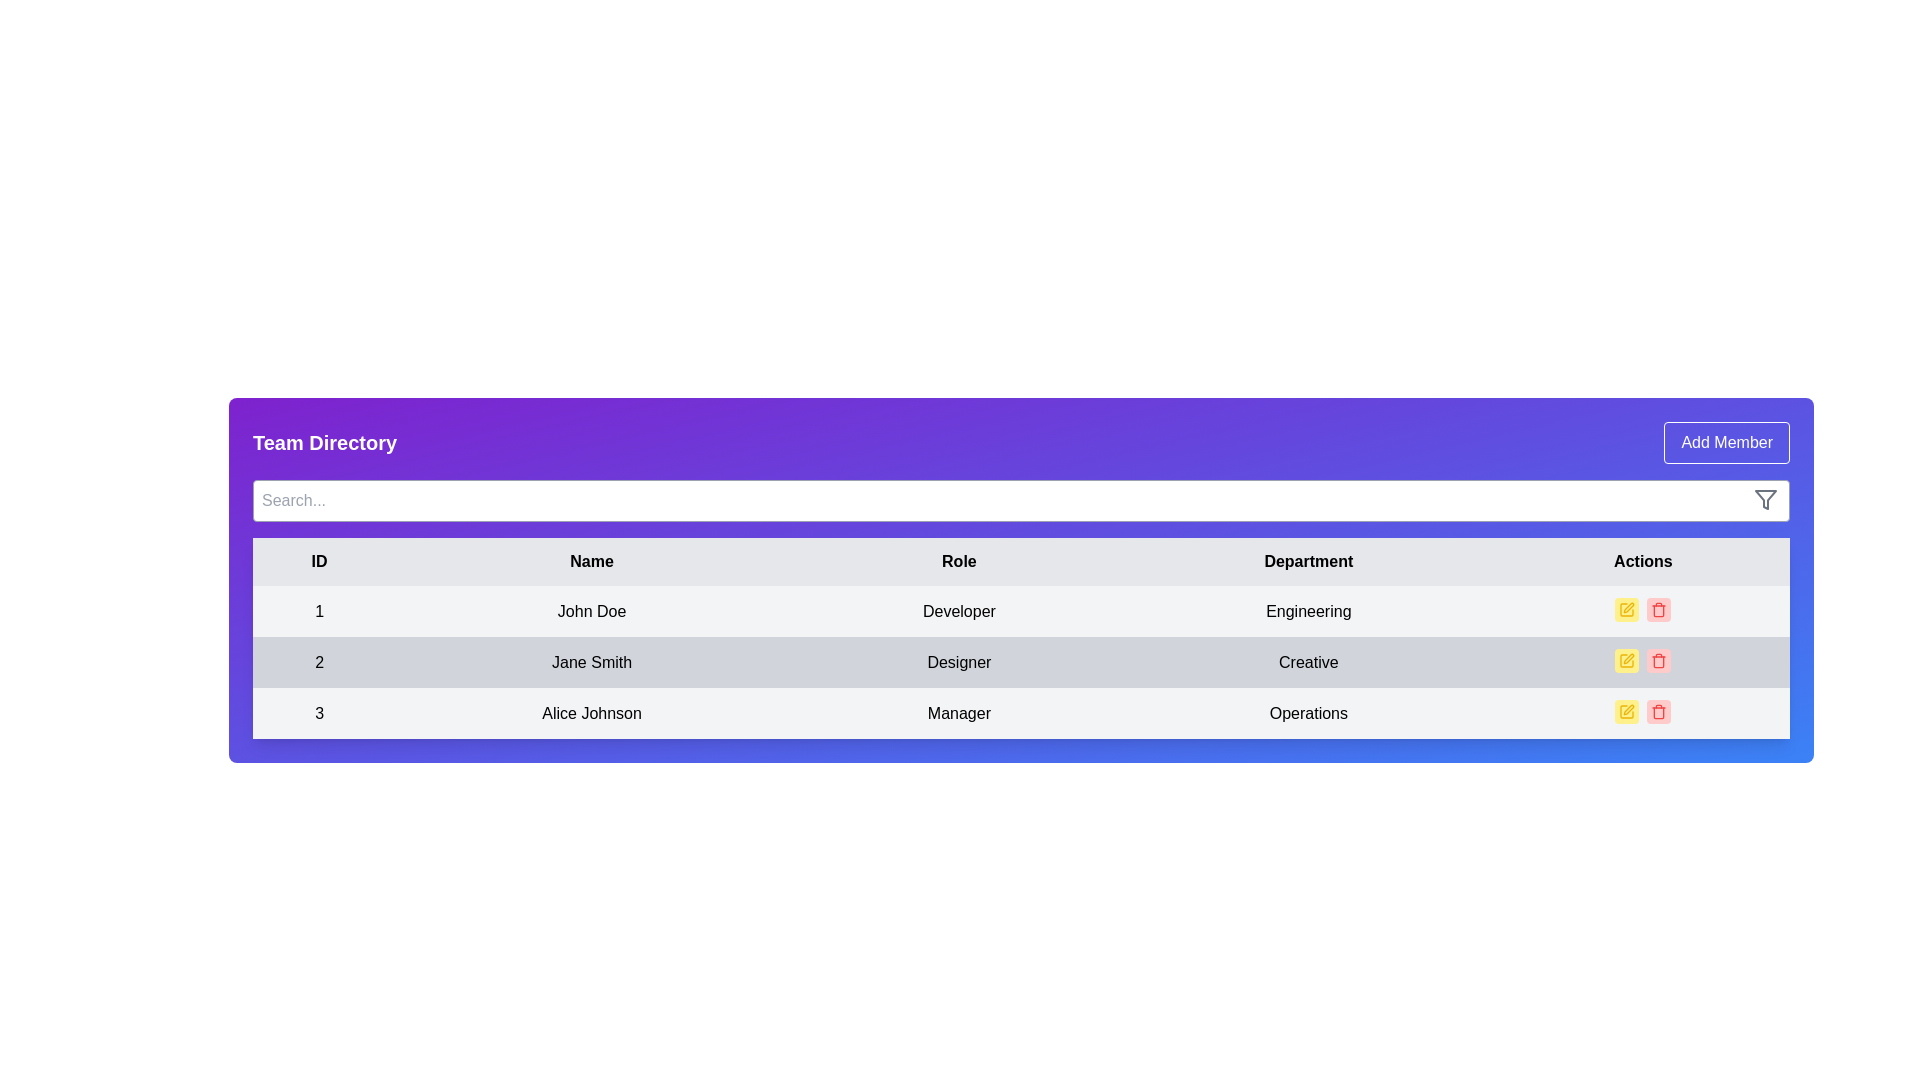 The height and width of the screenshot is (1080, 1920). Describe the element at coordinates (1308, 662) in the screenshot. I see `the 'Creative' text label in the fourth column of the second data row in the 'Team Directory' interface, which has a light gray background` at that location.